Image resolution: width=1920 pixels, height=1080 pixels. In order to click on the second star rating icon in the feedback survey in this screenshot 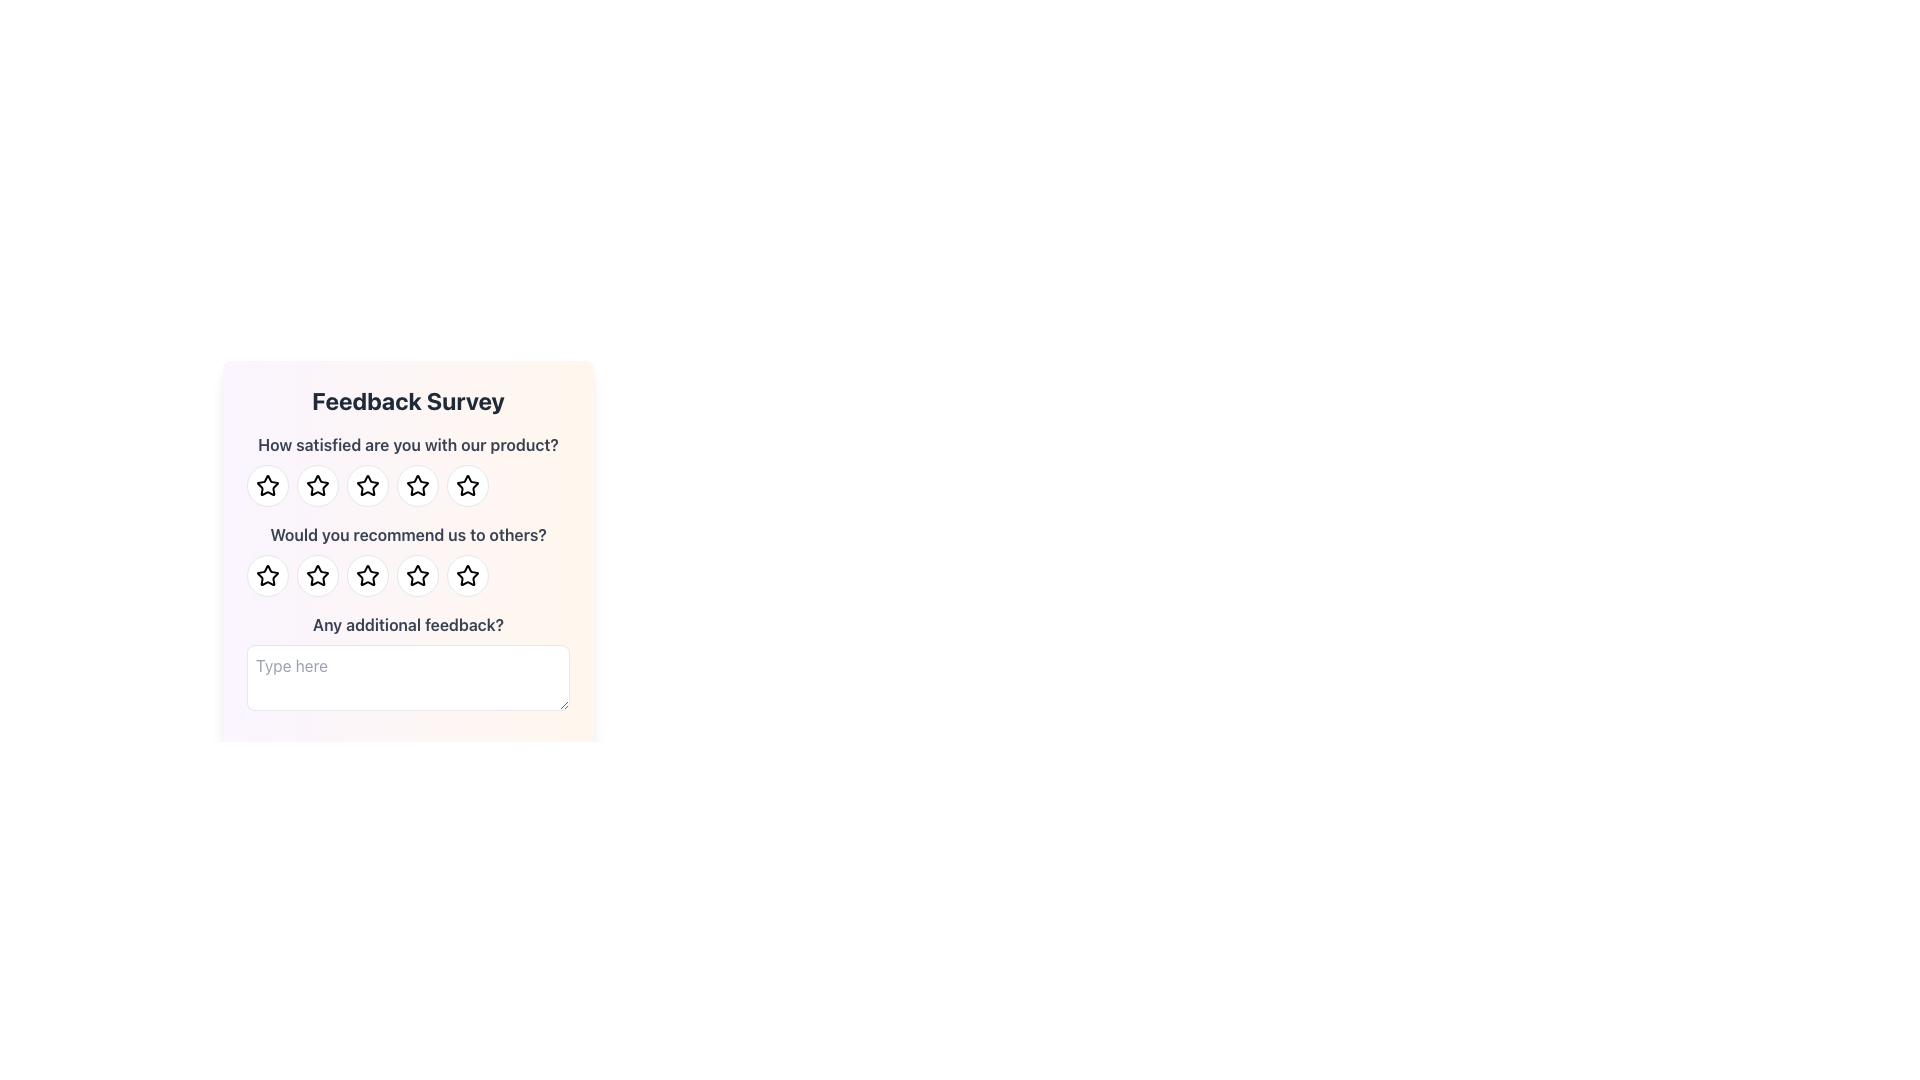, I will do `click(368, 485)`.